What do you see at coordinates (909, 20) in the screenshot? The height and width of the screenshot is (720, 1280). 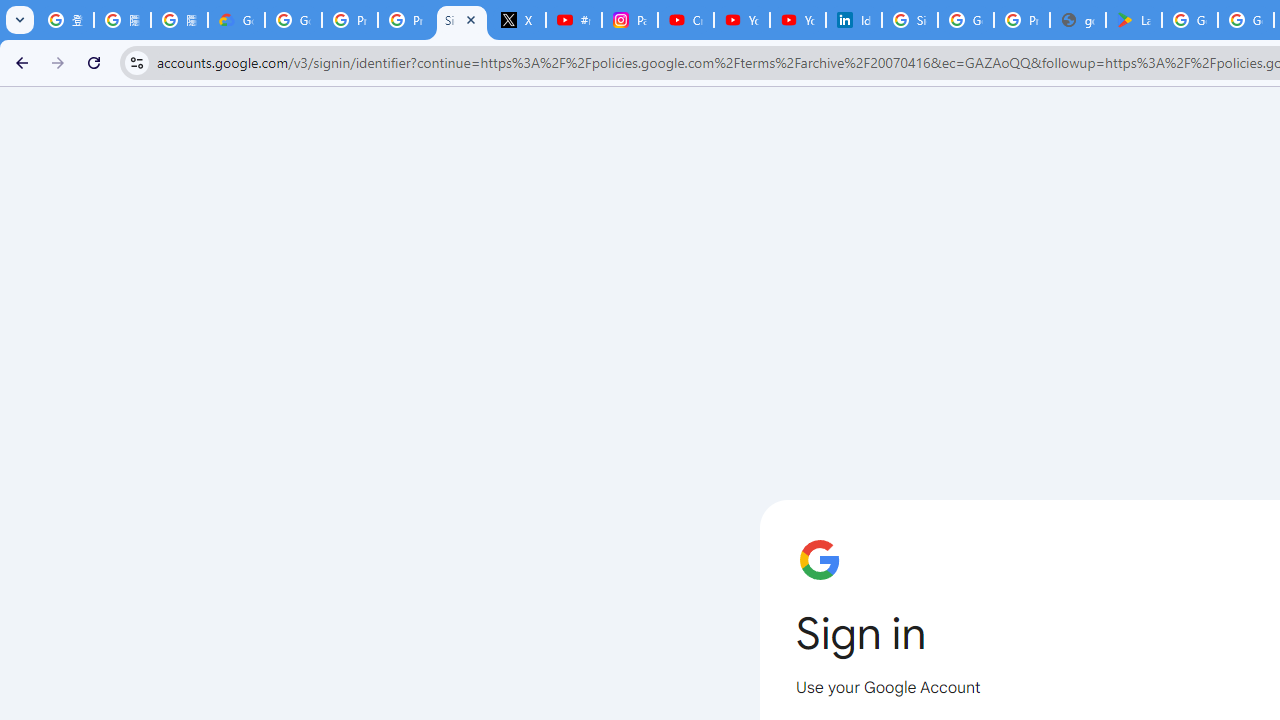 I see `'Sign in - Google Accounts'` at bounding box center [909, 20].